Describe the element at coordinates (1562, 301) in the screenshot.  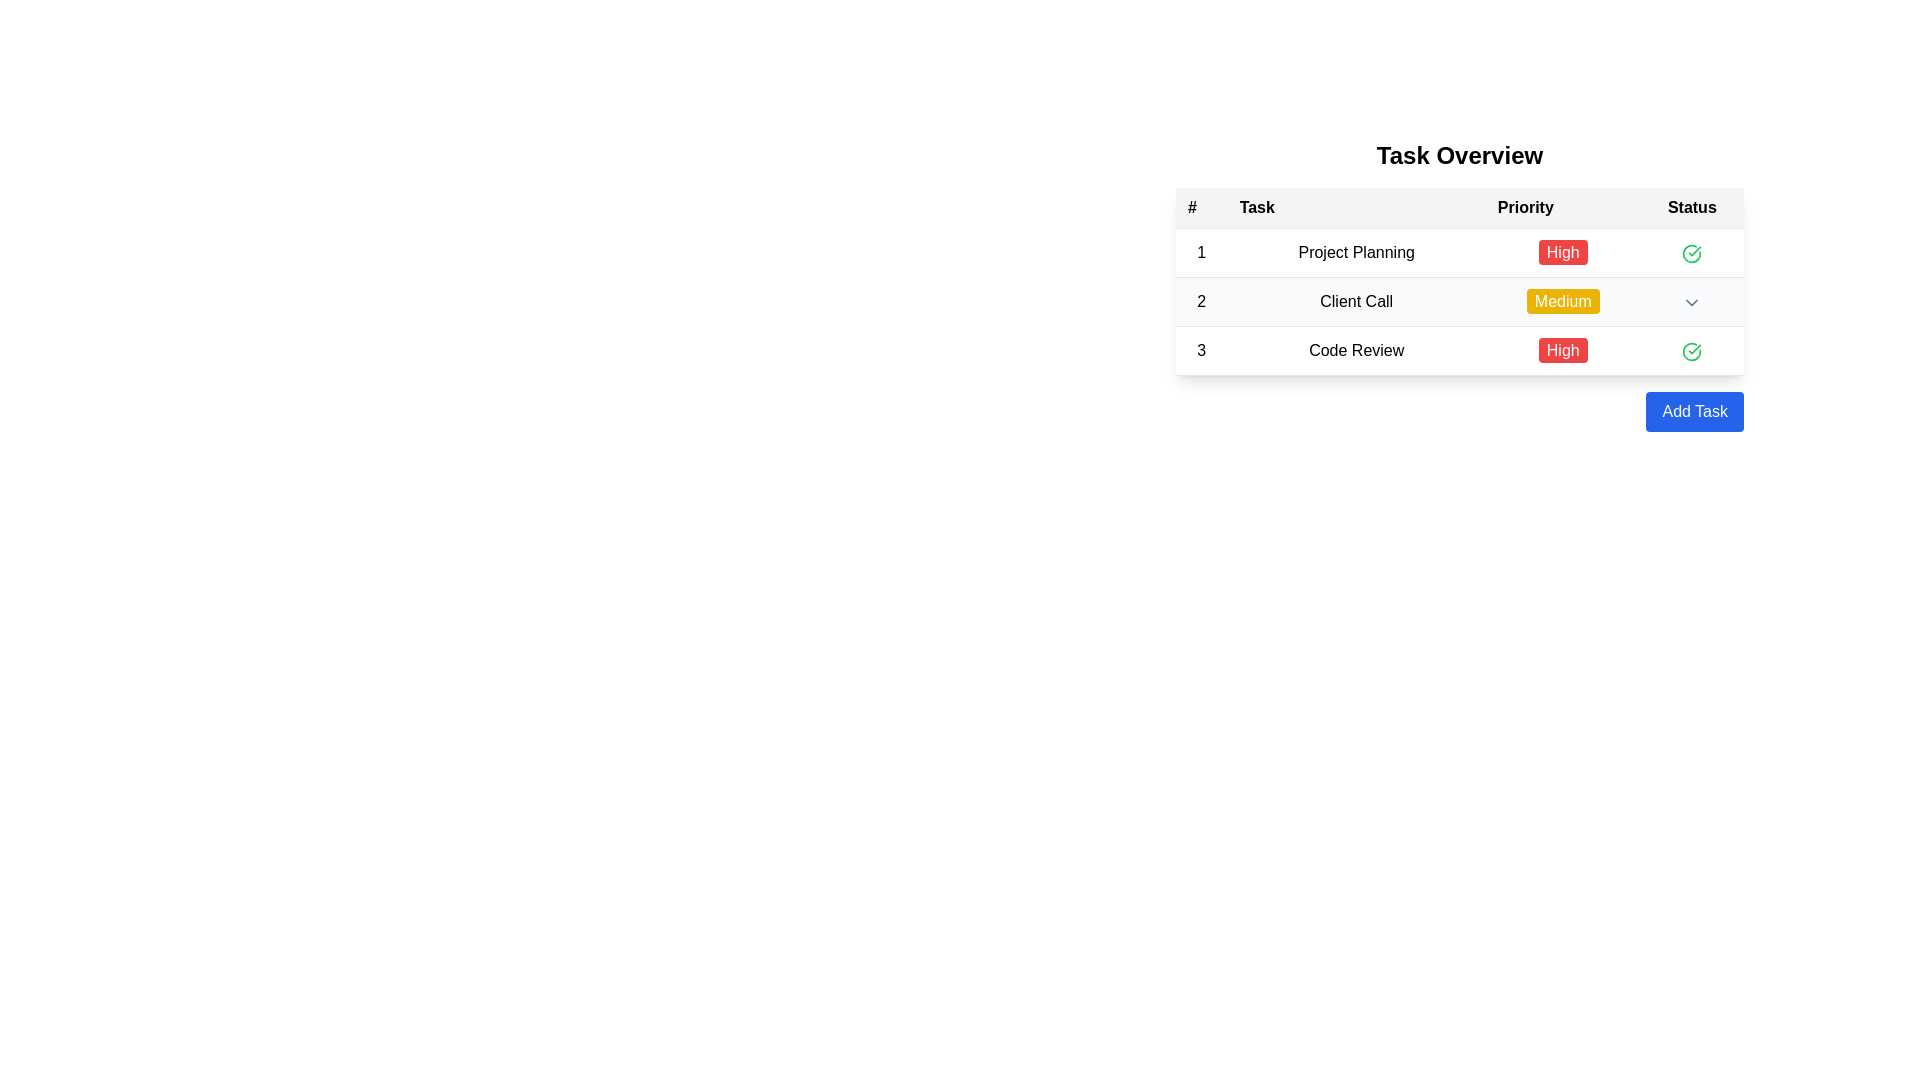
I see `the 'Medium' label located in the 'Priority' column of the second row in the task list under 'Task Overview'` at that location.